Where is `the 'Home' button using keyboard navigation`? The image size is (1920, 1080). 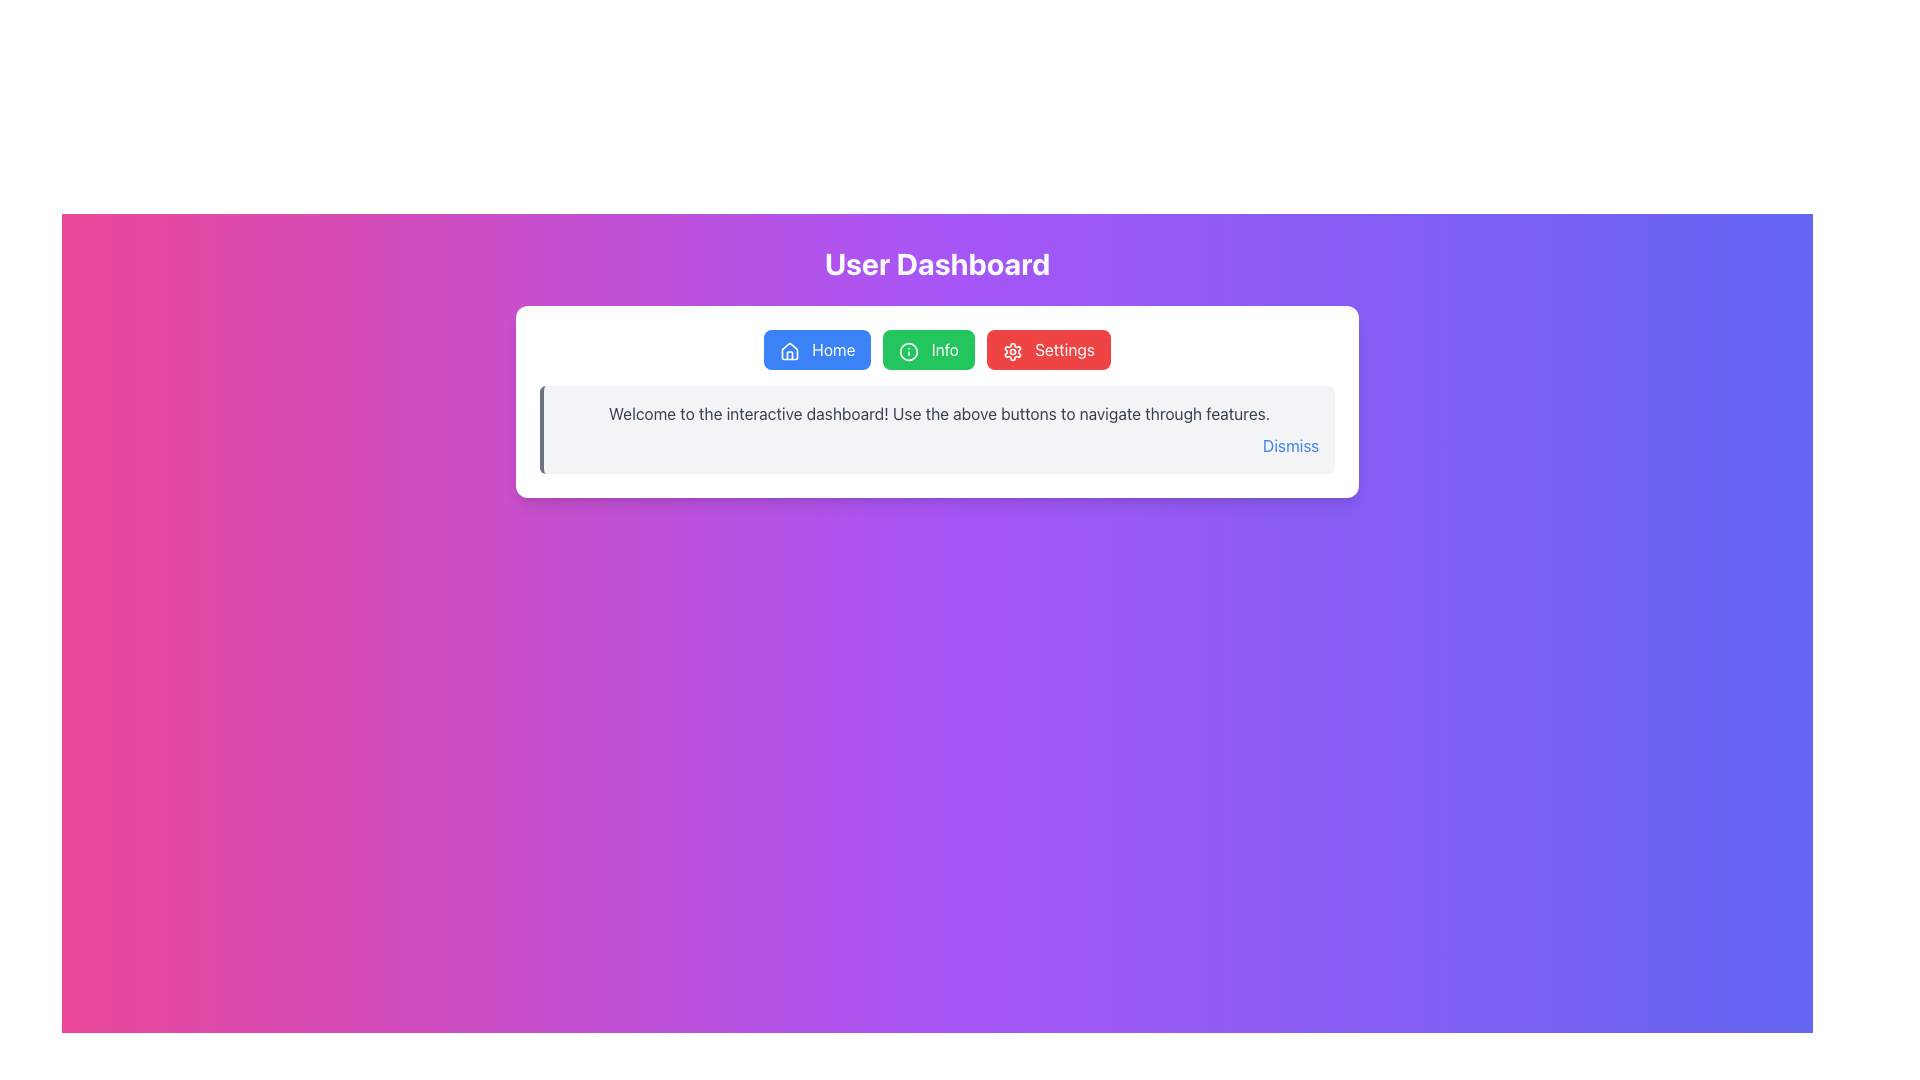
the 'Home' button using keyboard navigation is located at coordinates (817, 349).